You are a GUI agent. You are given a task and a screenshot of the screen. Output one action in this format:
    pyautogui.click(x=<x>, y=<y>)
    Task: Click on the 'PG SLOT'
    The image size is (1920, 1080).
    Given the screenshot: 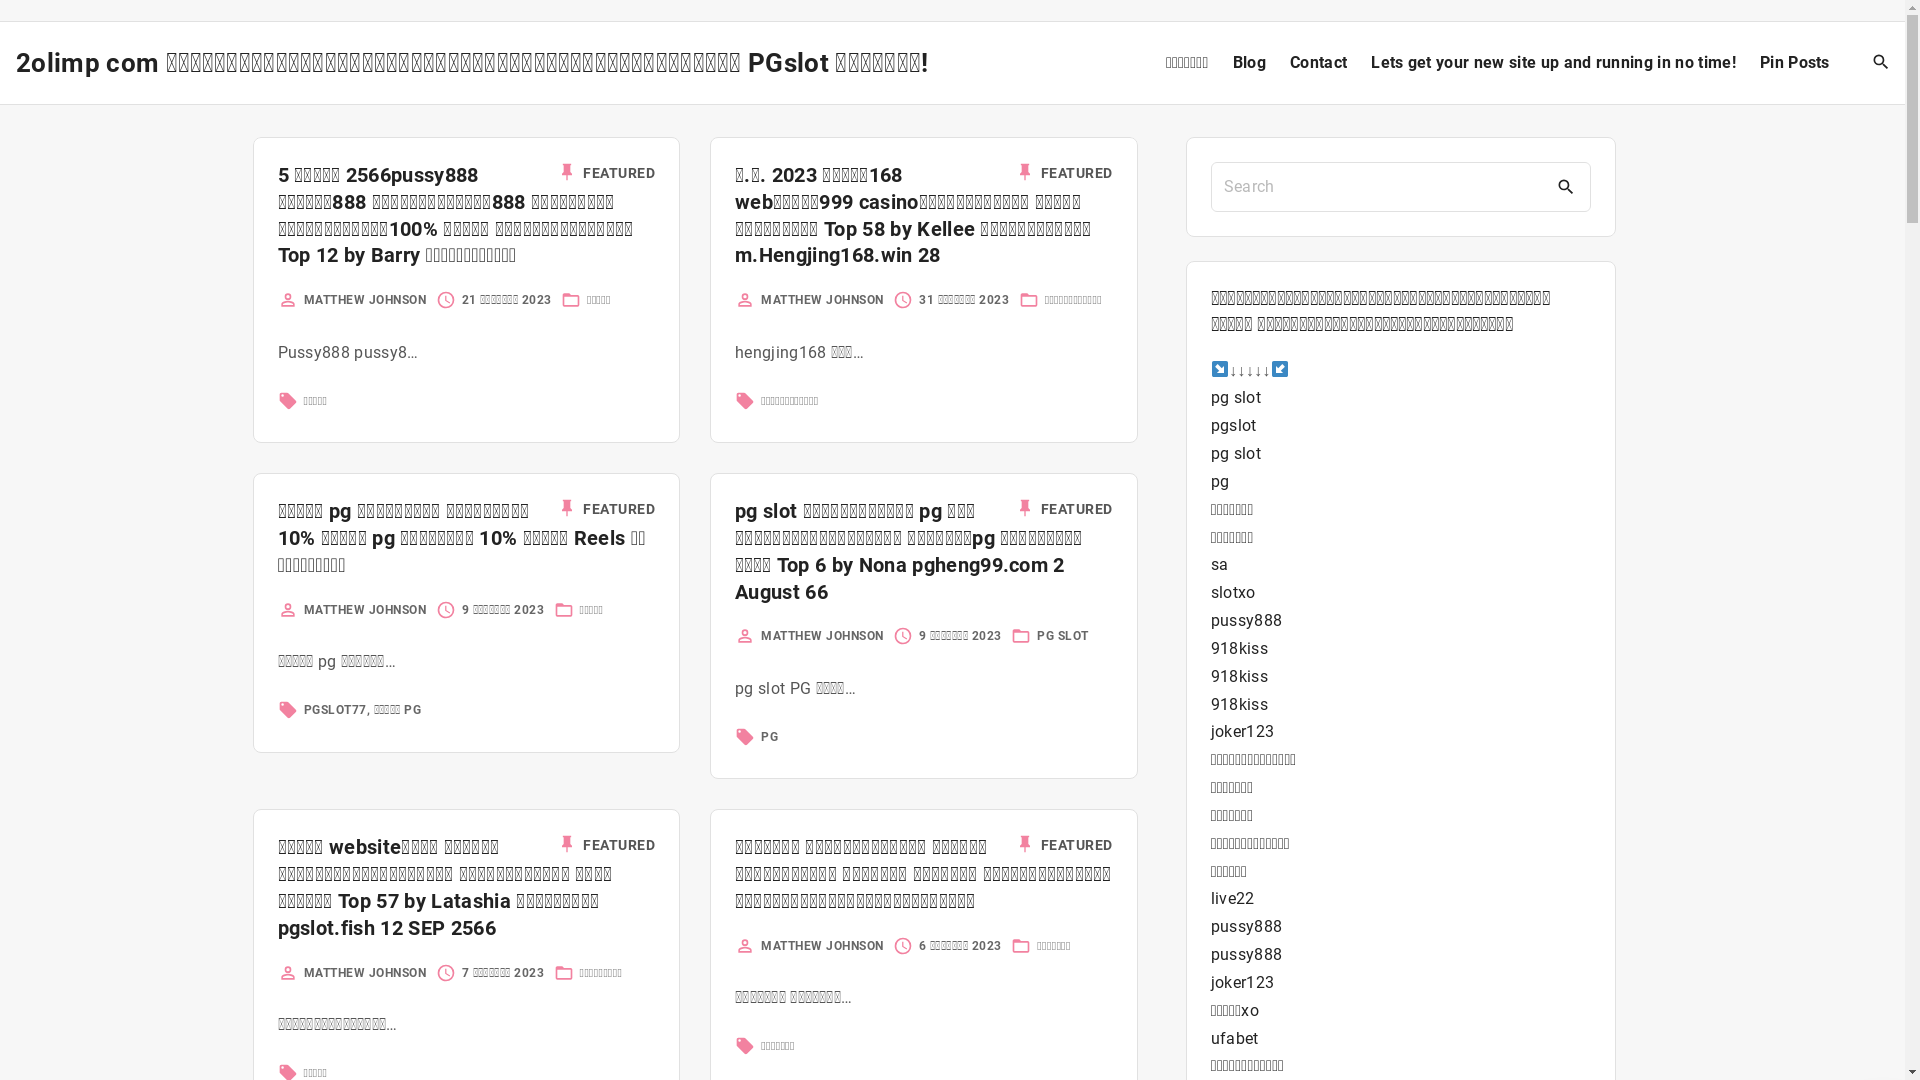 What is the action you would take?
    pyautogui.click(x=1061, y=636)
    